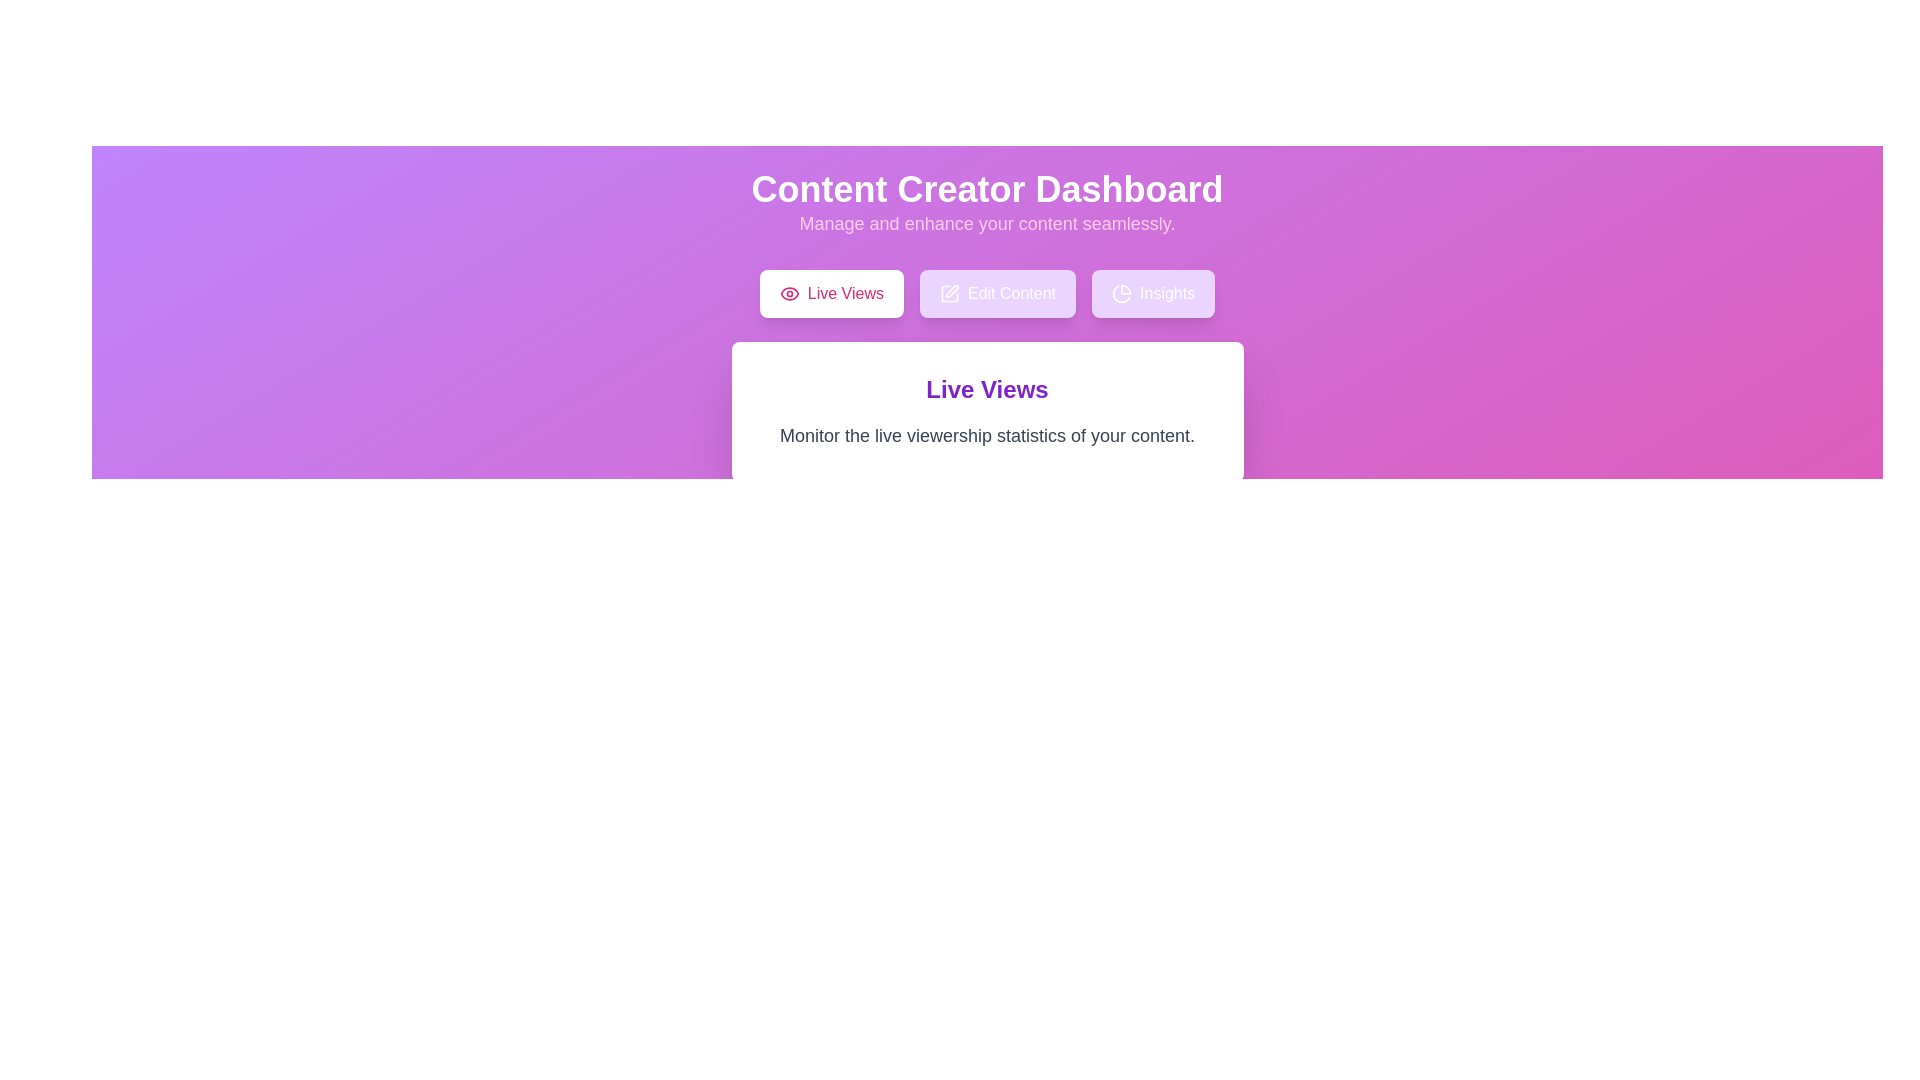 This screenshot has width=1920, height=1080. What do you see at coordinates (998, 293) in the screenshot?
I see `the tab labeled Edit Content` at bounding box center [998, 293].